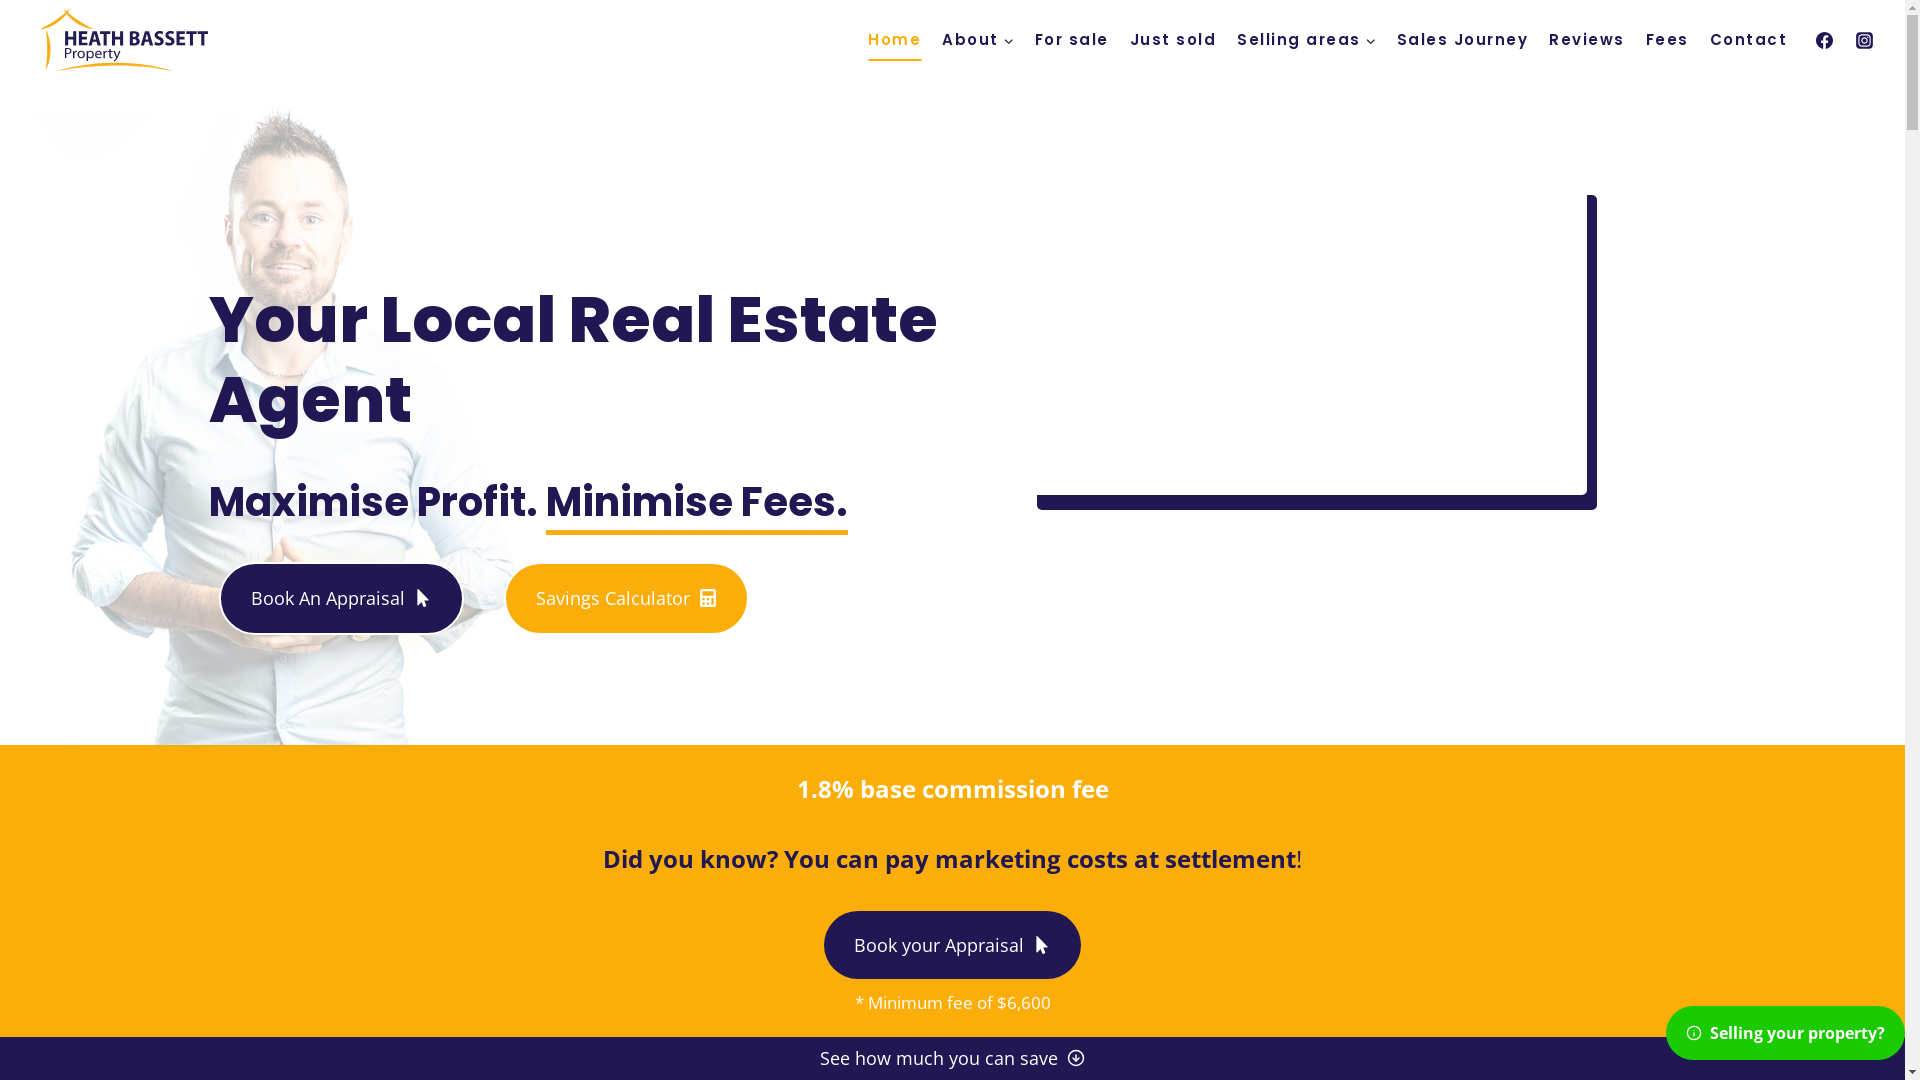  Describe the element at coordinates (1306, 336) in the screenshot. I see `'YouTube video player'` at that location.